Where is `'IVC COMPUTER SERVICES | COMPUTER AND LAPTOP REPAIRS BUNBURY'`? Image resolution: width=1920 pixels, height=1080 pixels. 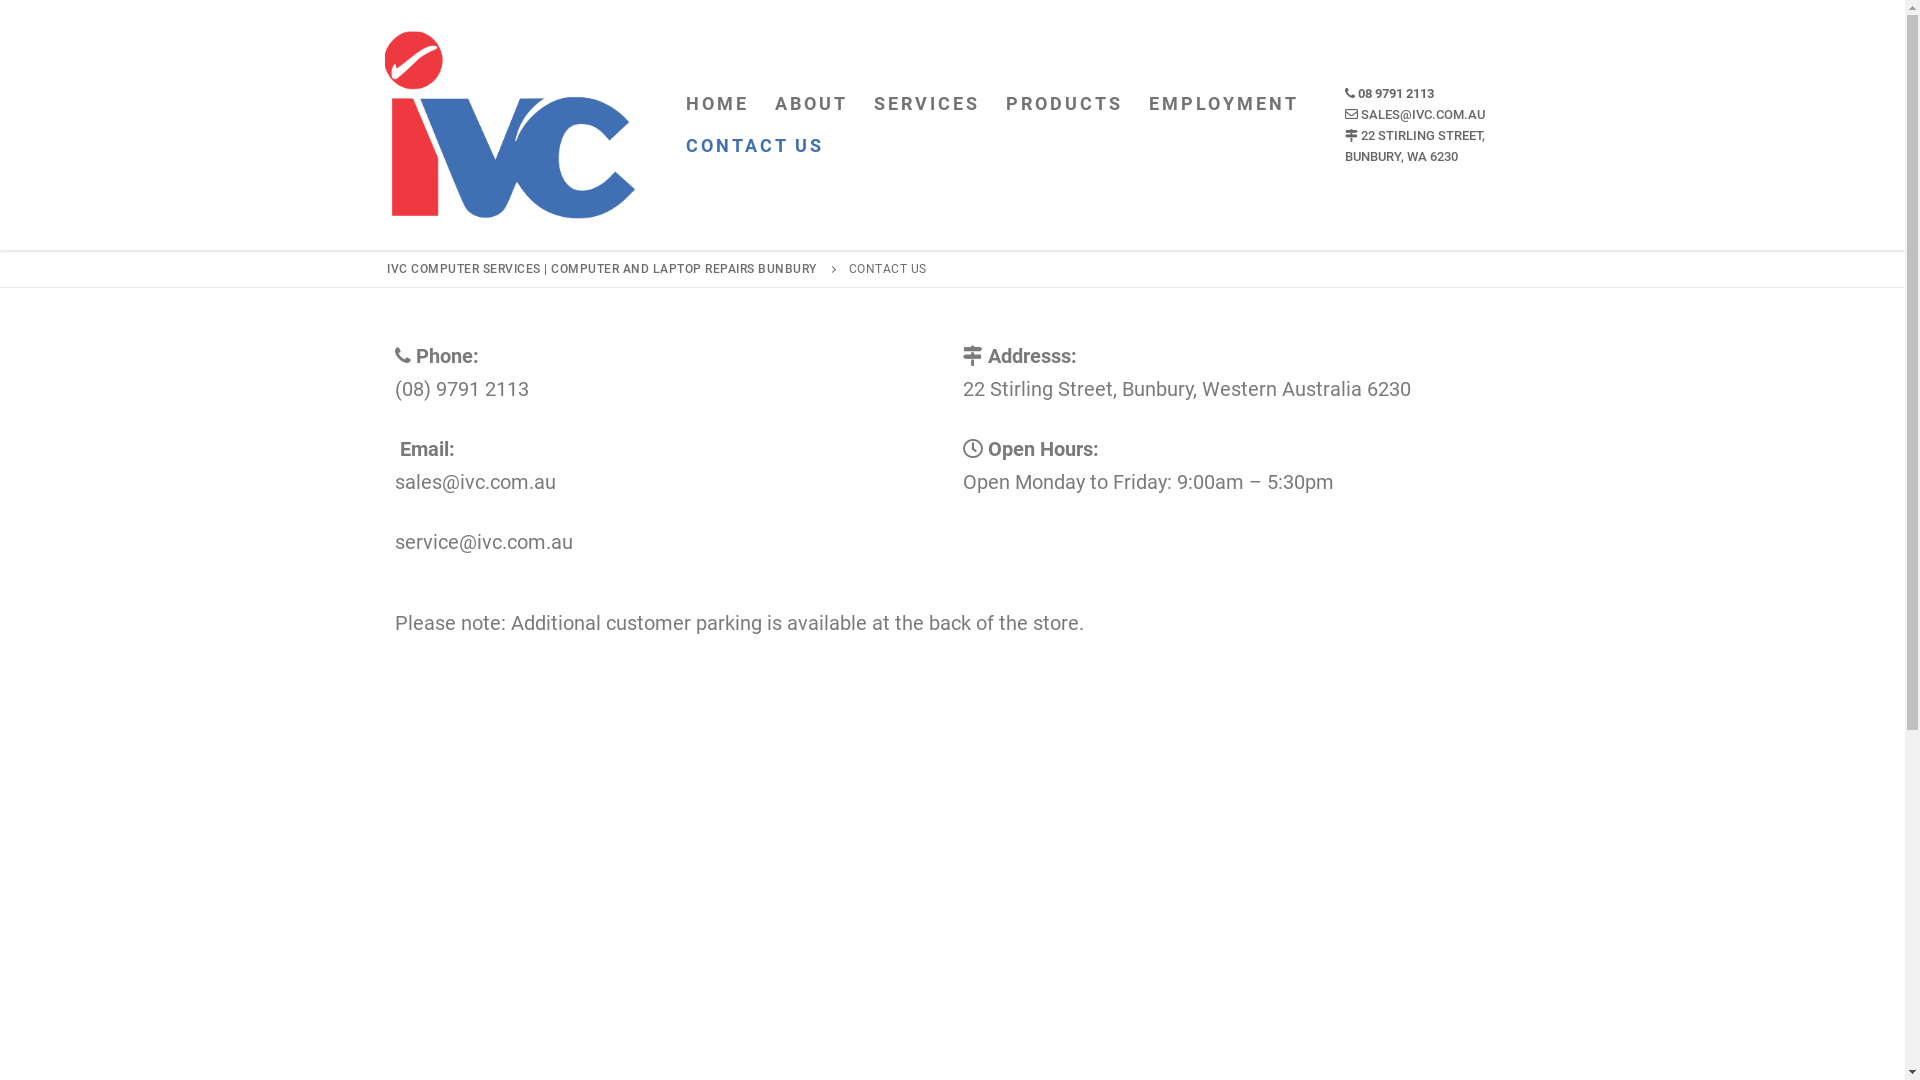 'IVC COMPUTER SERVICES | COMPUTER AND LAPTOP REPAIRS BUNBURY' is located at coordinates (602, 268).